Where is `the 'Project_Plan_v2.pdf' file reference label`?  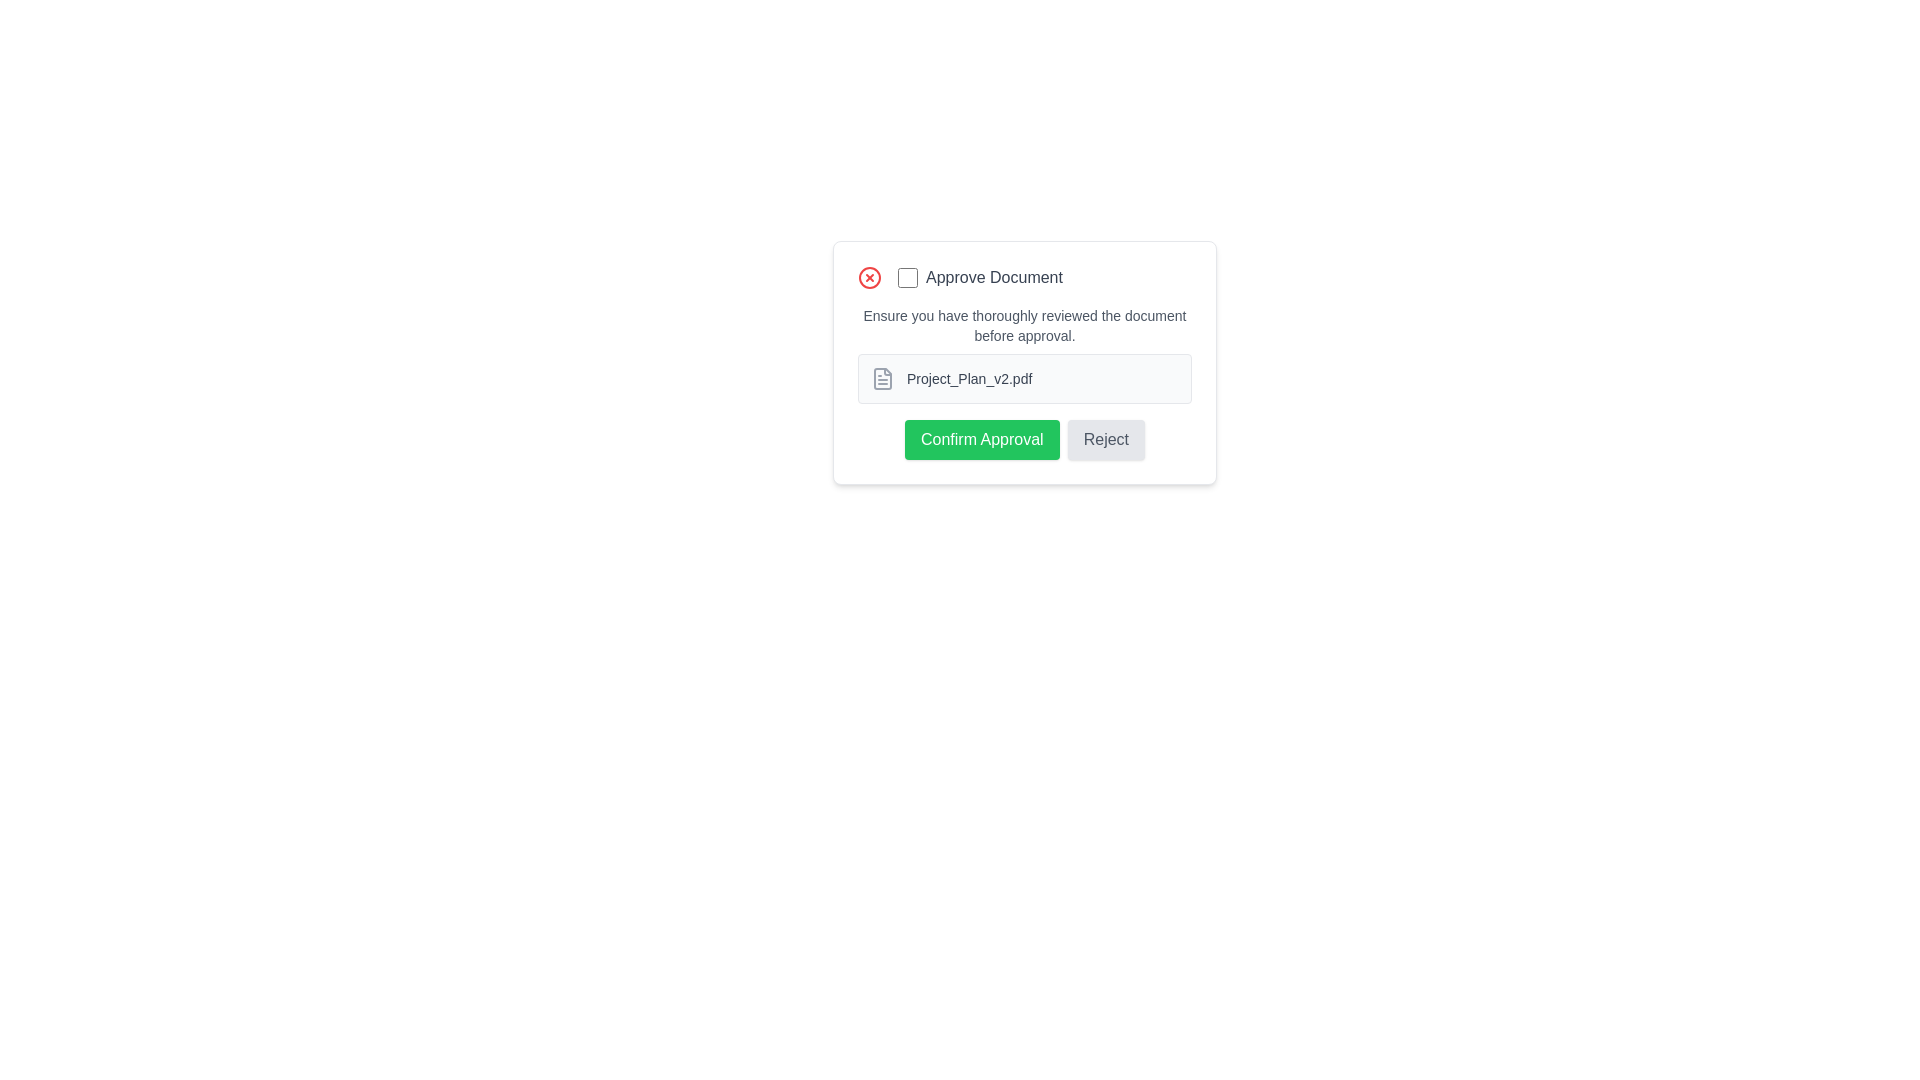
the 'Project_Plan_v2.pdf' file reference label is located at coordinates (1025, 378).